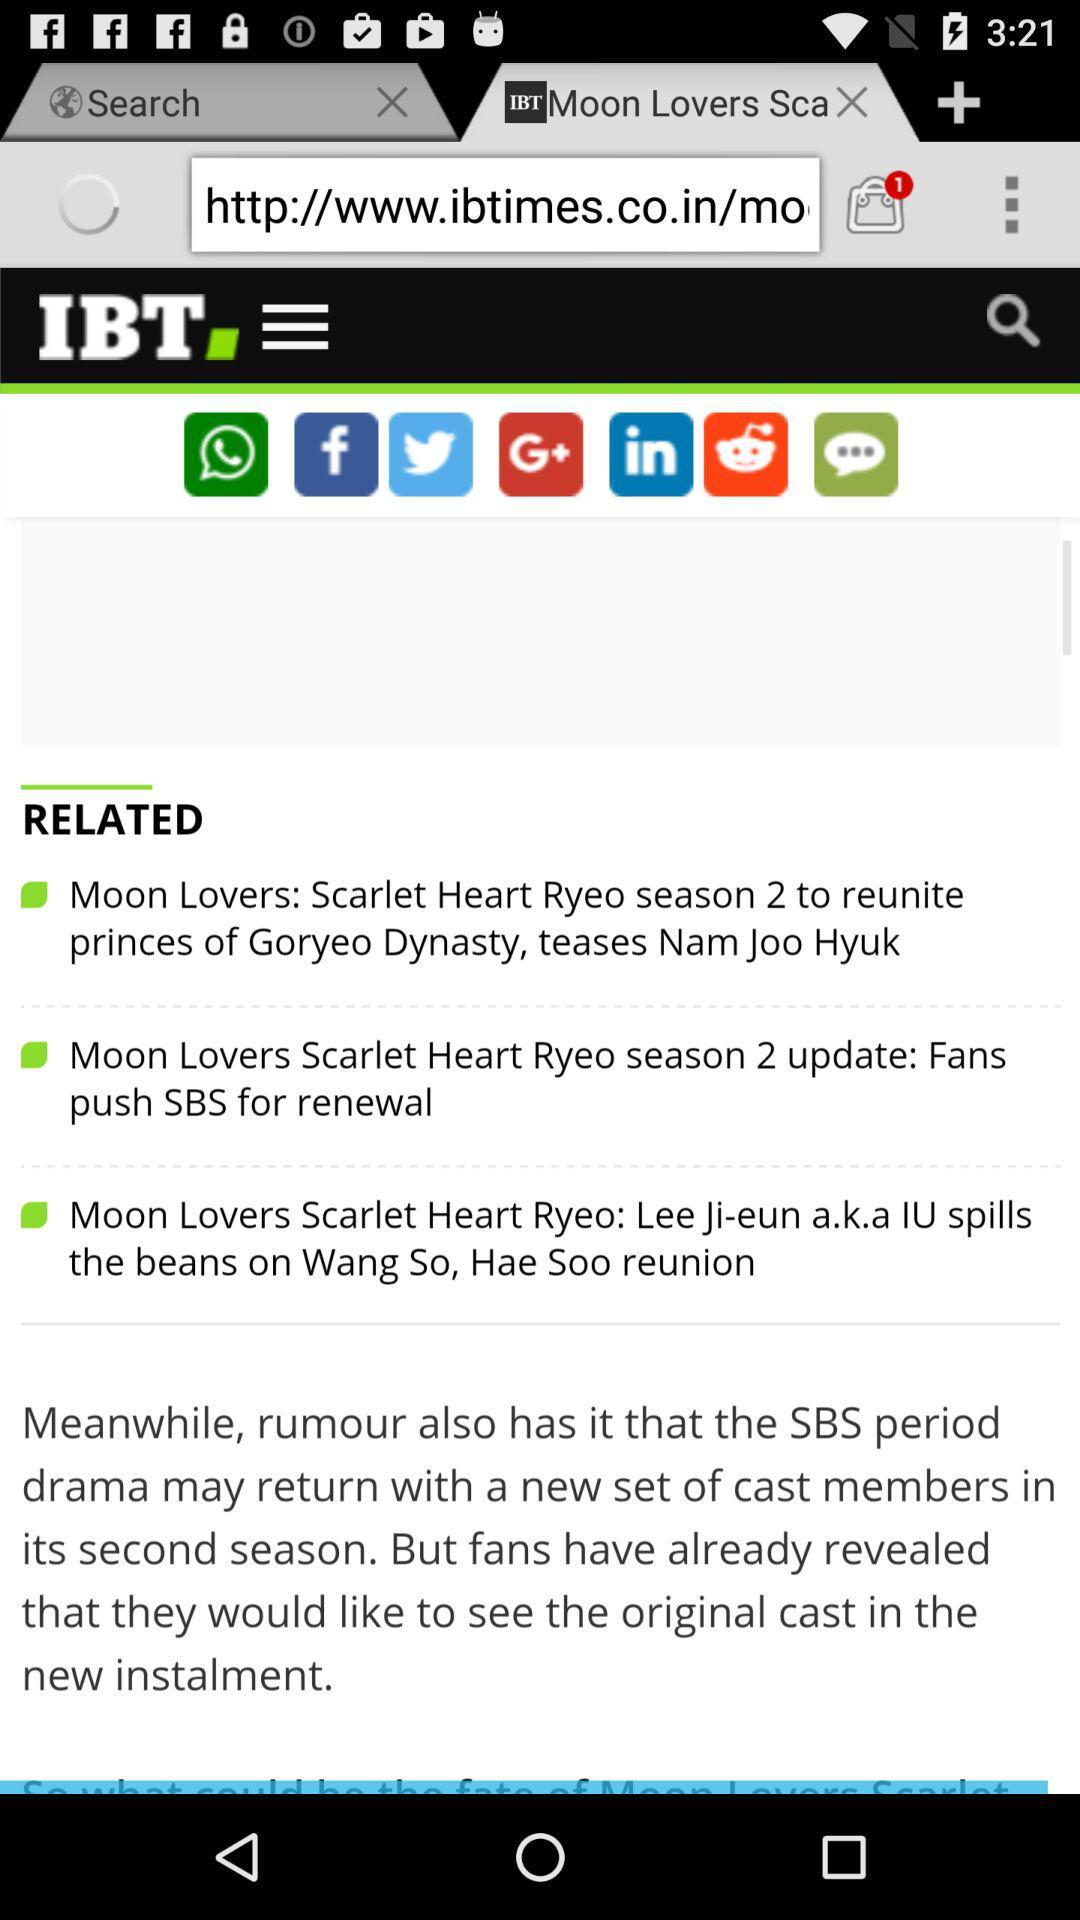 The image size is (1080, 1920). I want to click on over view option, so click(1011, 204).